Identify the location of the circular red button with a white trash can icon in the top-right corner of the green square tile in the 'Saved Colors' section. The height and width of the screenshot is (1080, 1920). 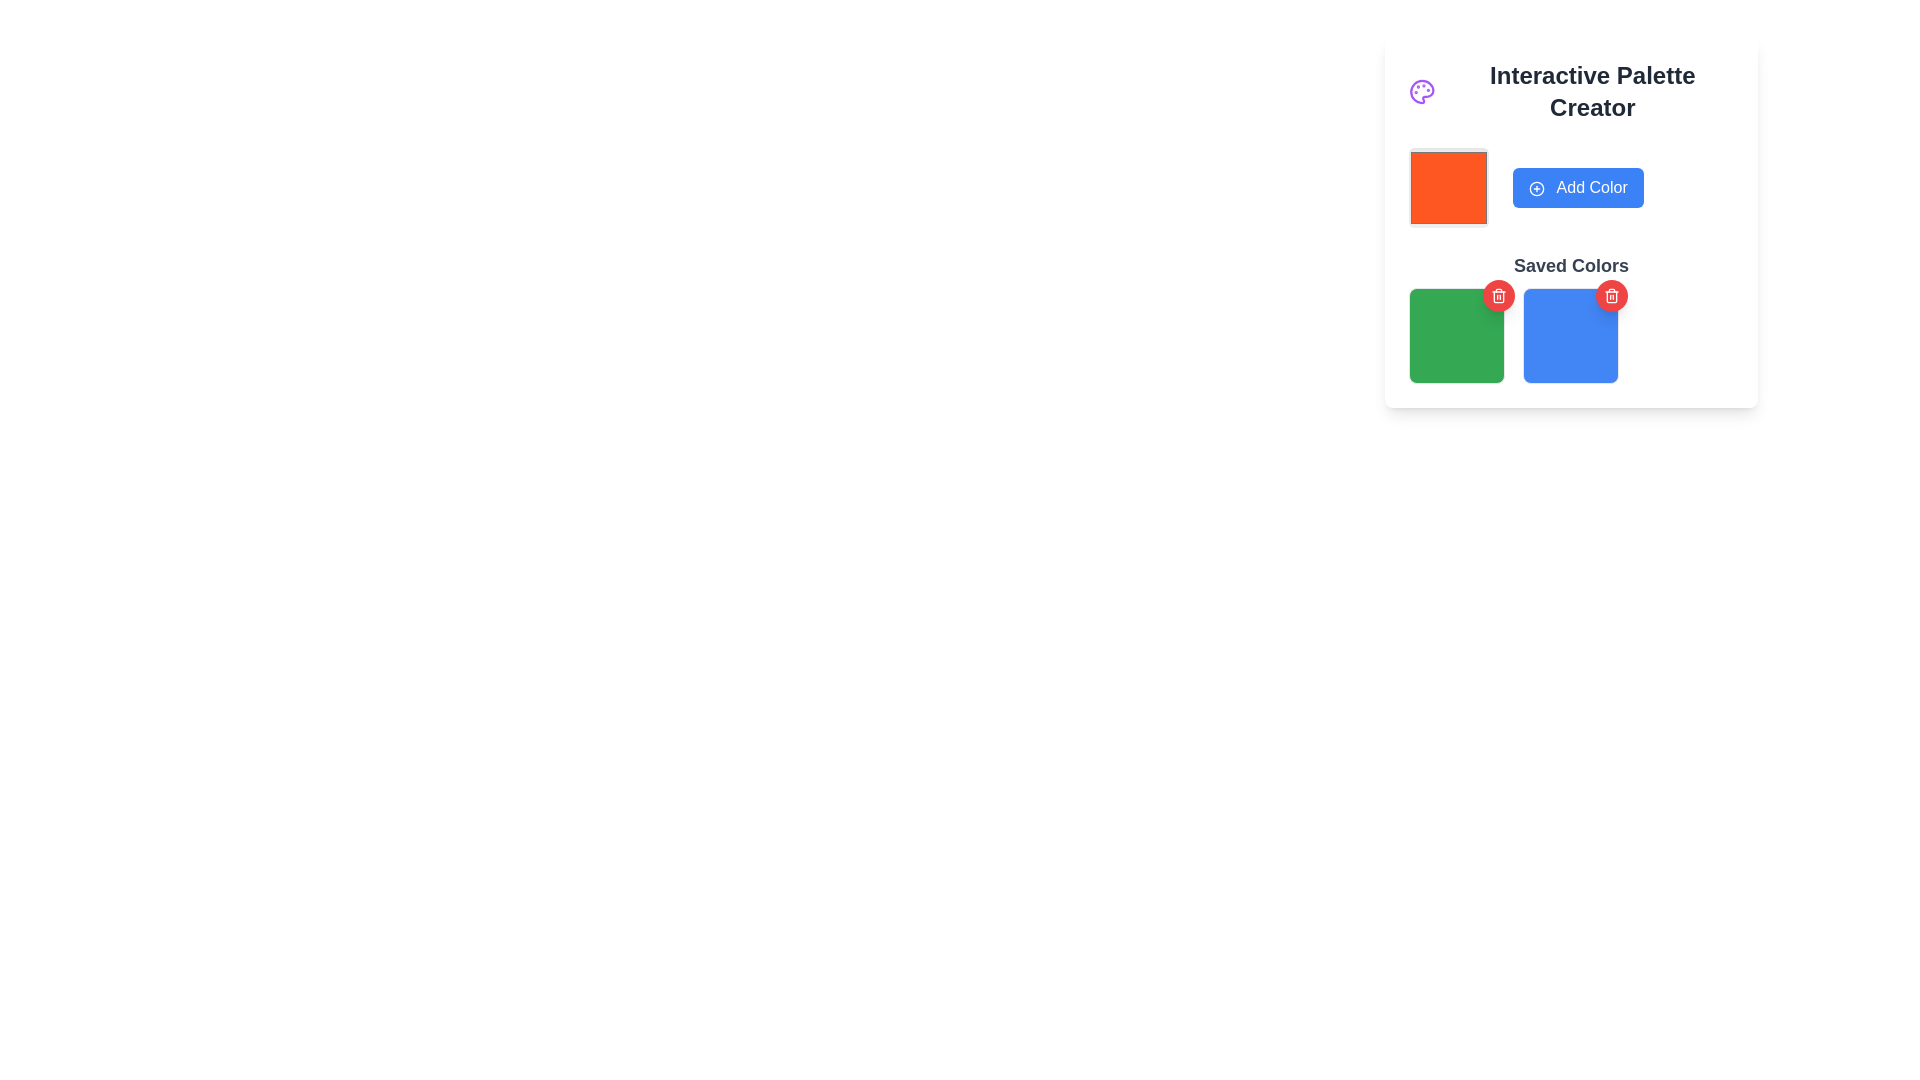
(1498, 296).